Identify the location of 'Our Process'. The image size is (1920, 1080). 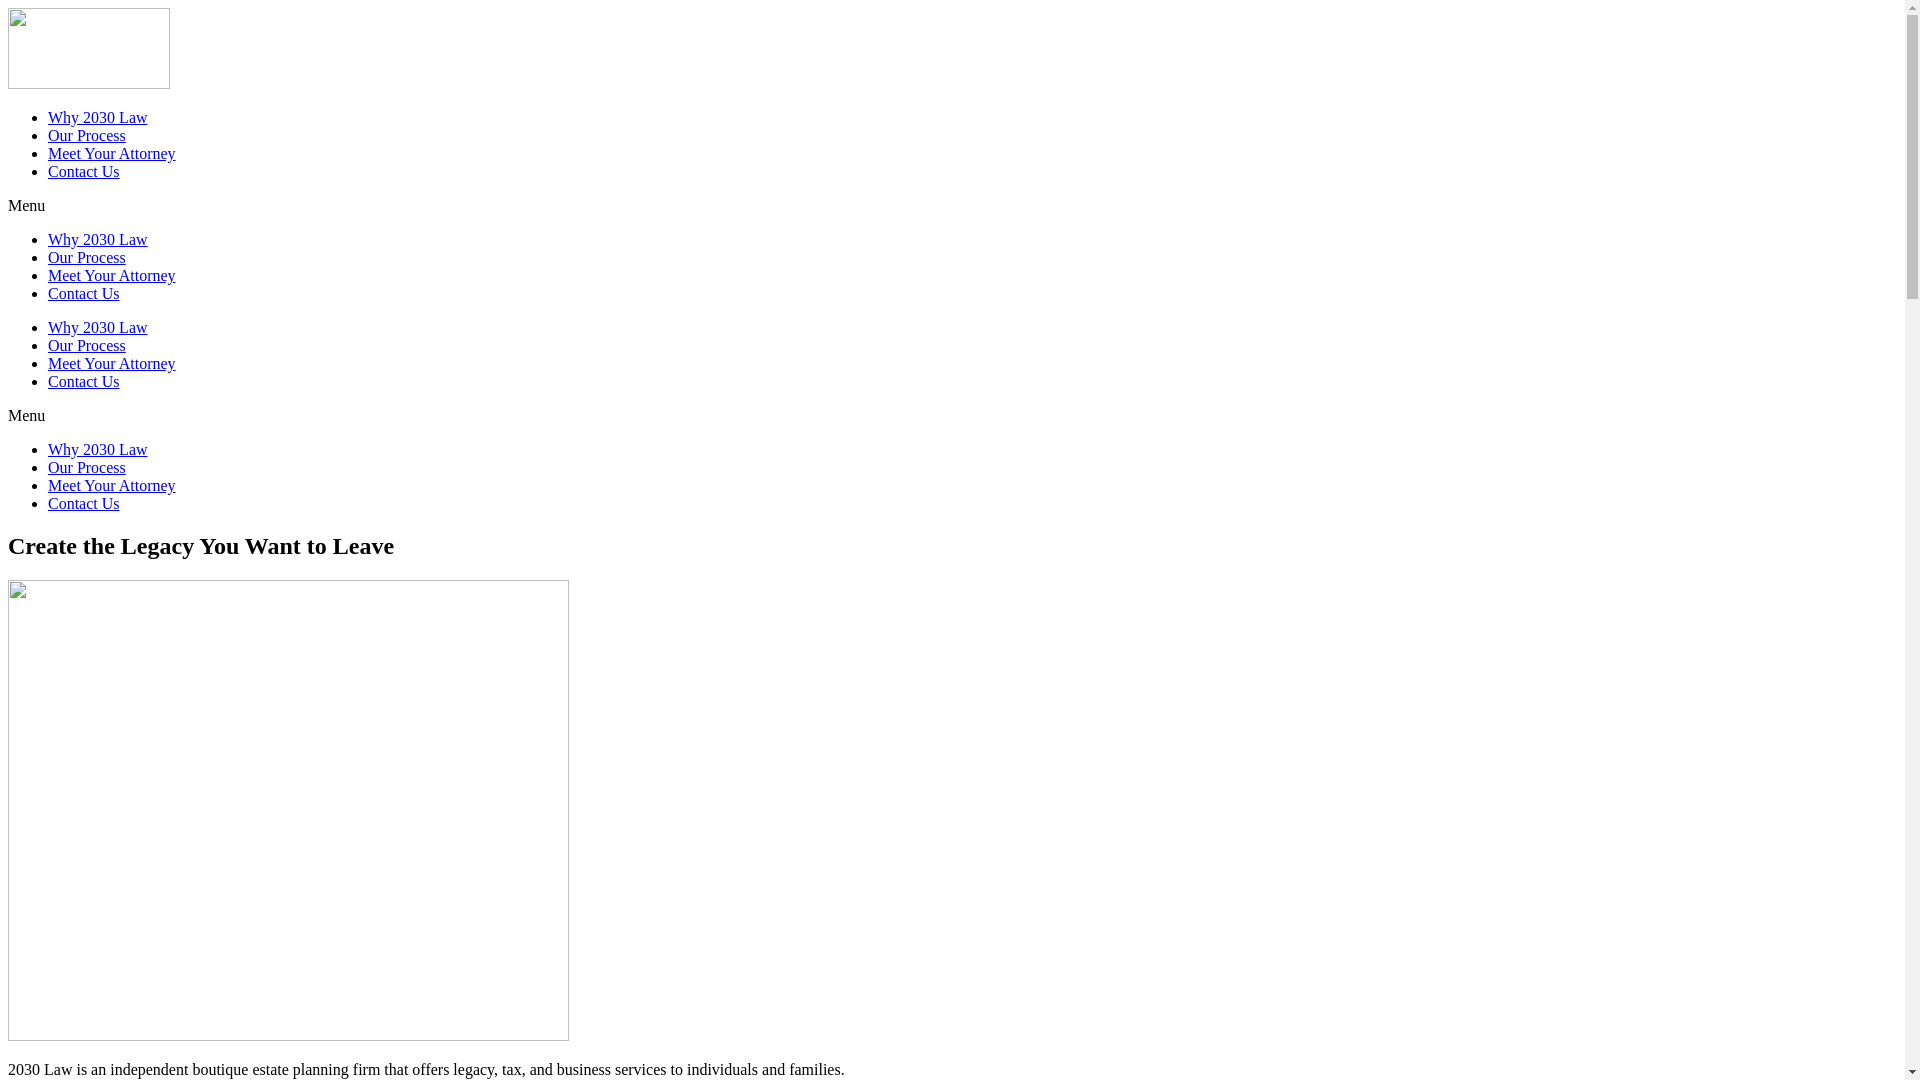
(85, 135).